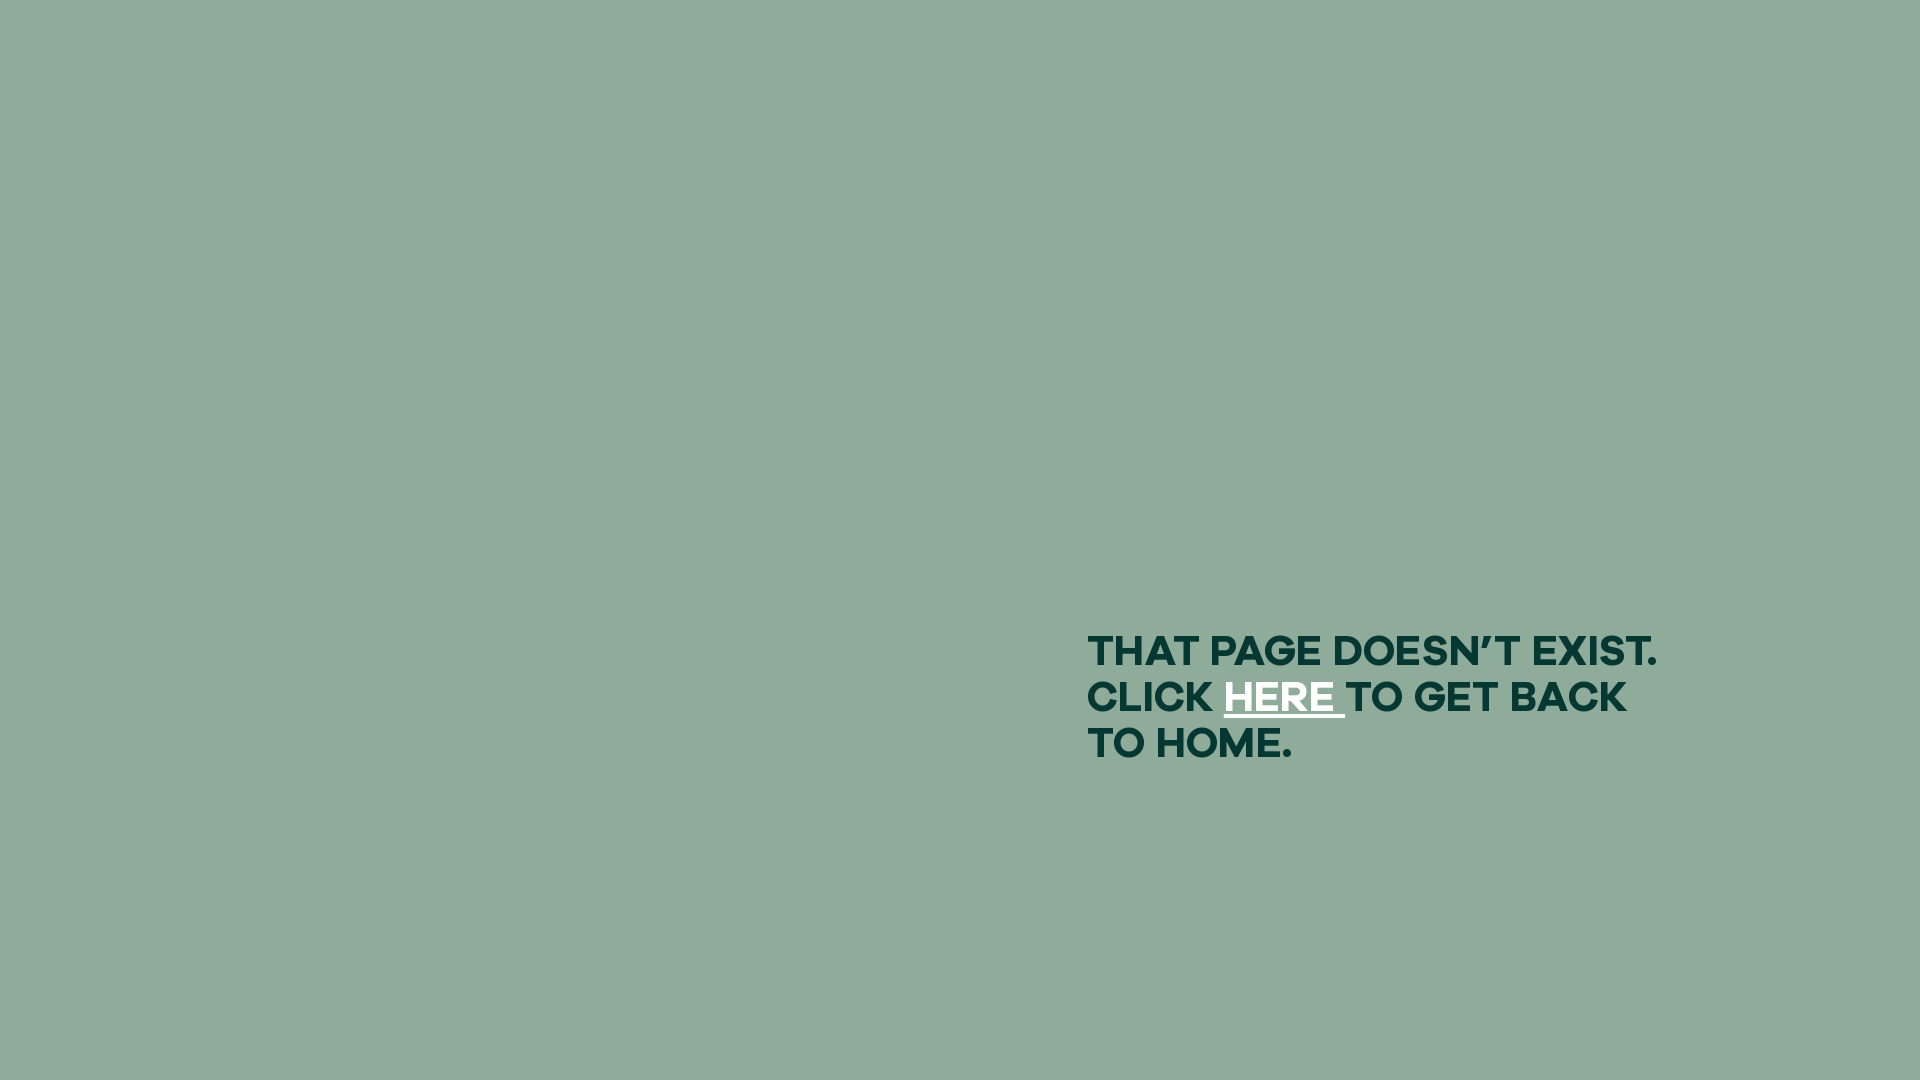 Image resolution: width=1920 pixels, height=1080 pixels. Describe the element at coordinates (1284, 696) in the screenshot. I see `'HERE'` at that location.